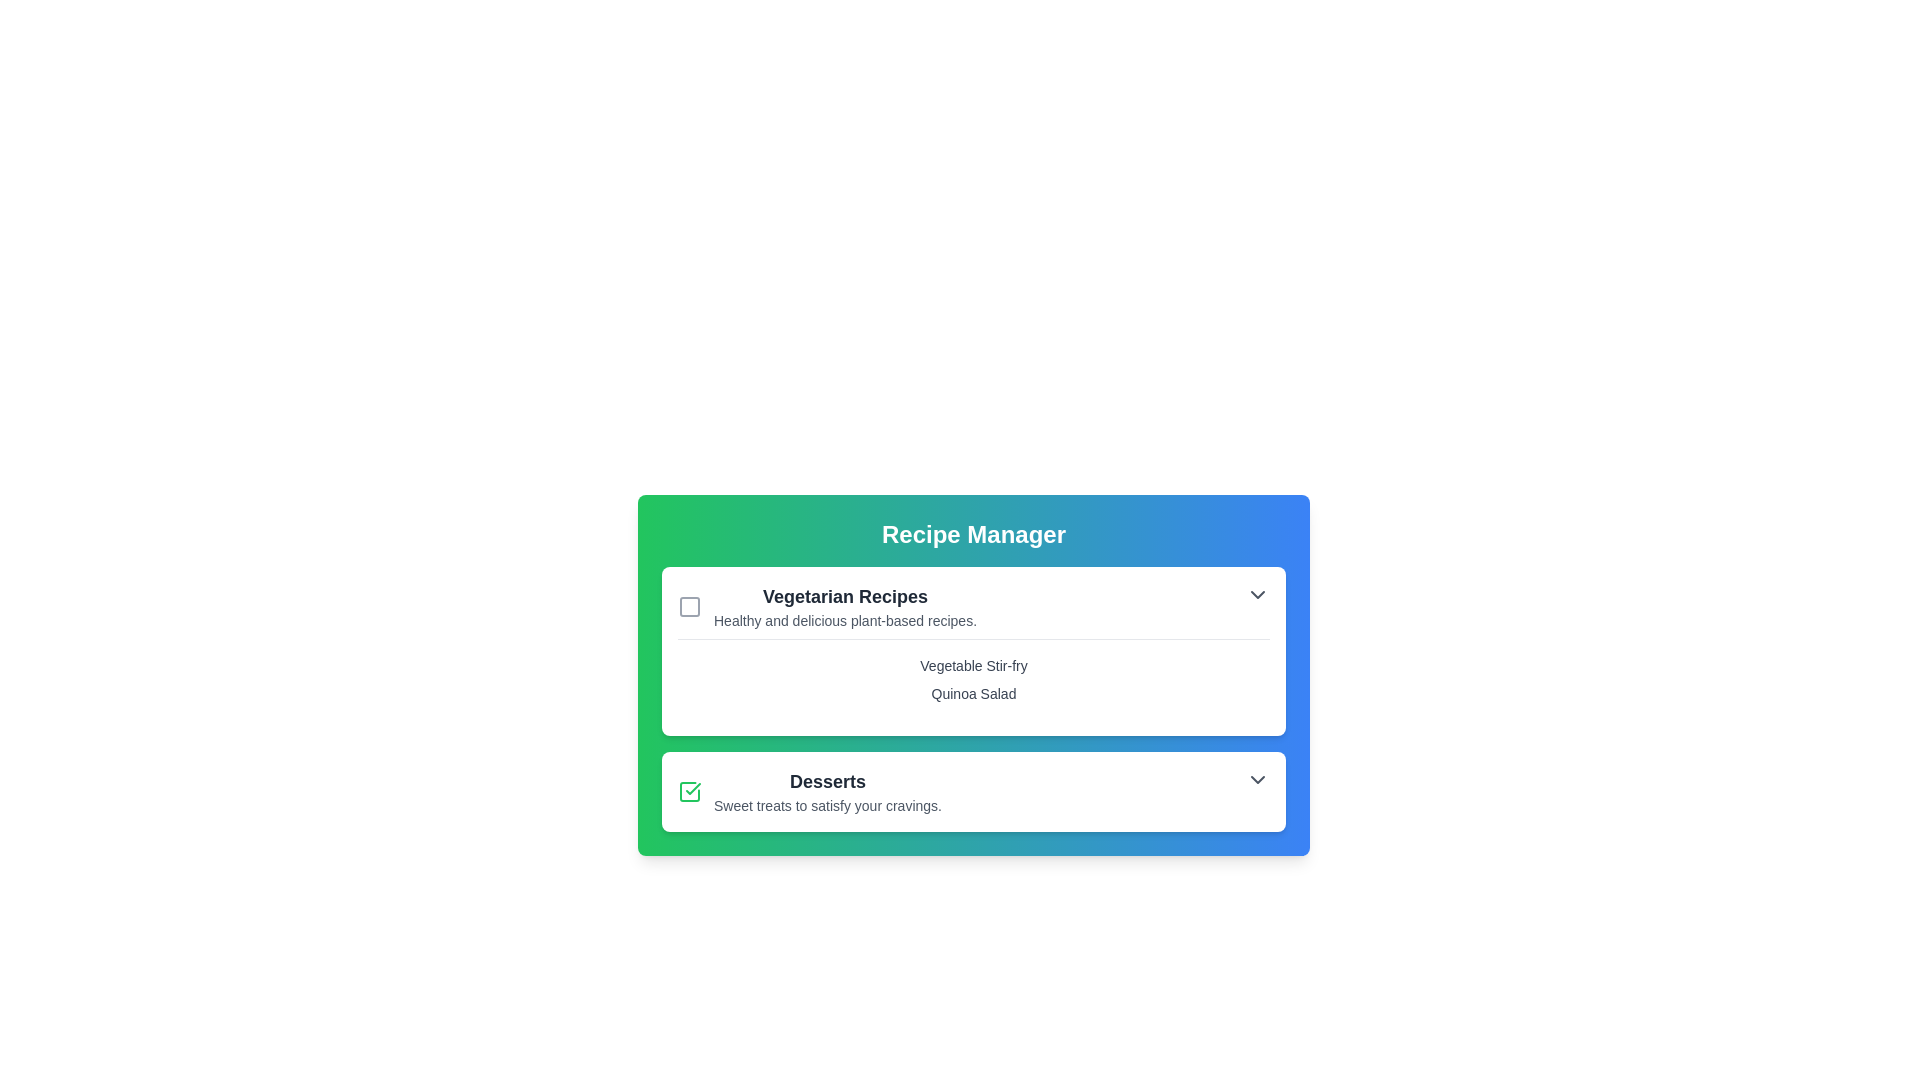 The width and height of the screenshot is (1920, 1080). What do you see at coordinates (827, 605) in the screenshot?
I see `the 'Vegetarian Recipes' label and description pair, which includes a bold heading and a subheading with an outlined square icon to the left, located in the Recipe Manager section` at bounding box center [827, 605].